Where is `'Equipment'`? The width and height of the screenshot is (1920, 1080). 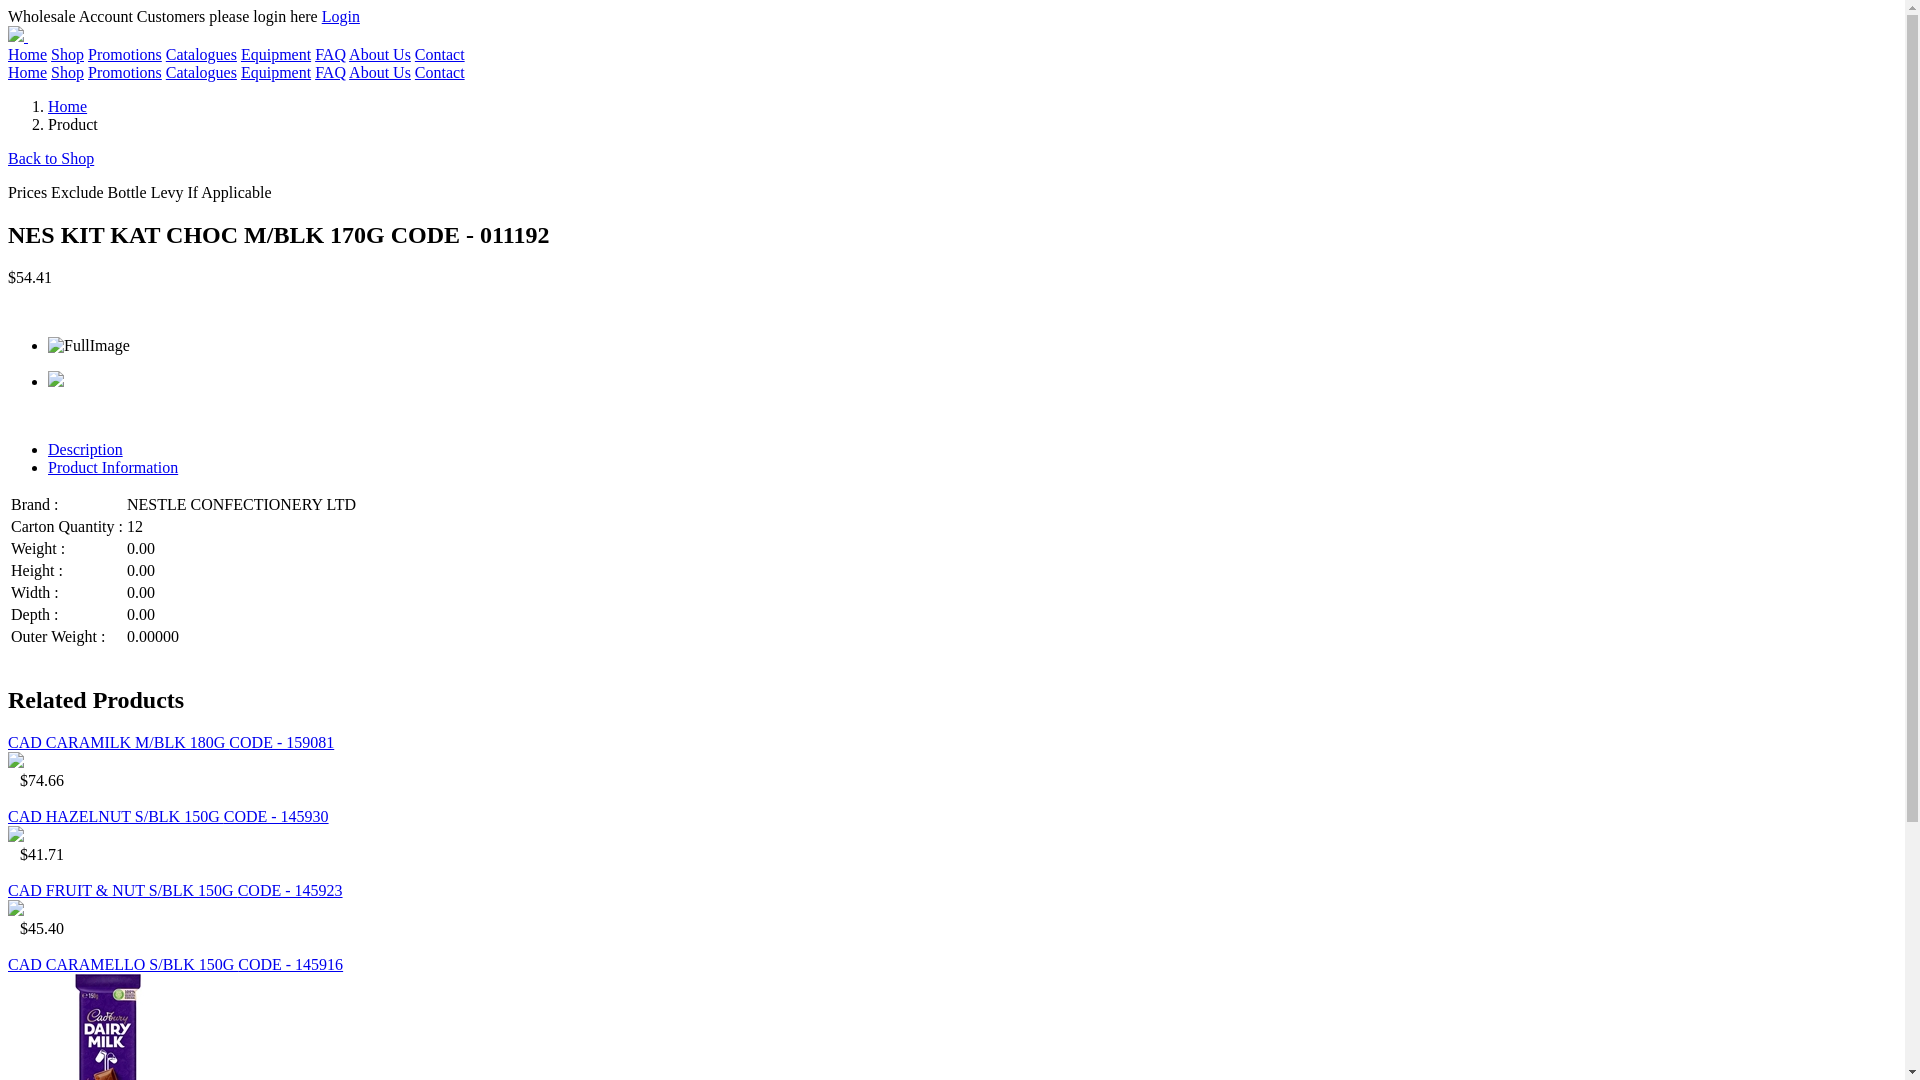 'Equipment' is located at coordinates (274, 53).